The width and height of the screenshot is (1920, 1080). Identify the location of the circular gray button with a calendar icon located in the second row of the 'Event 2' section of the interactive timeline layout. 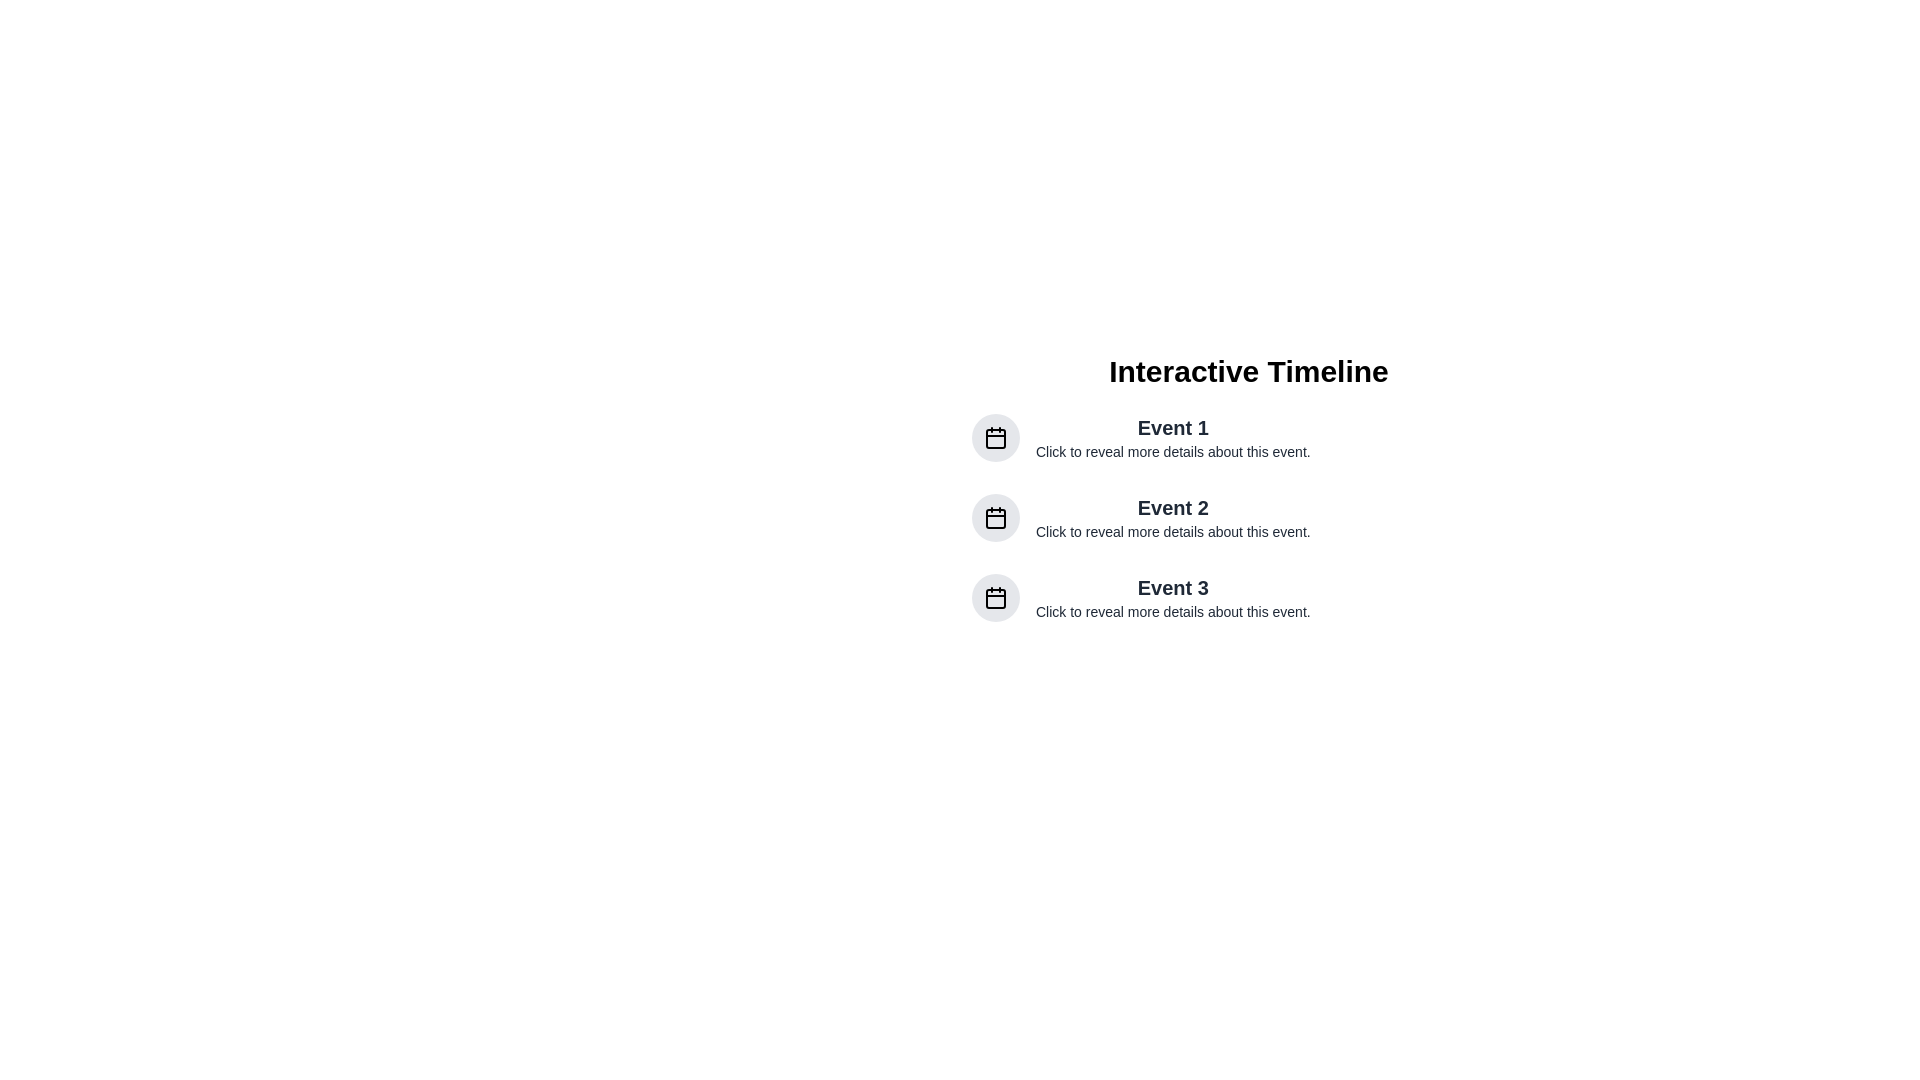
(996, 516).